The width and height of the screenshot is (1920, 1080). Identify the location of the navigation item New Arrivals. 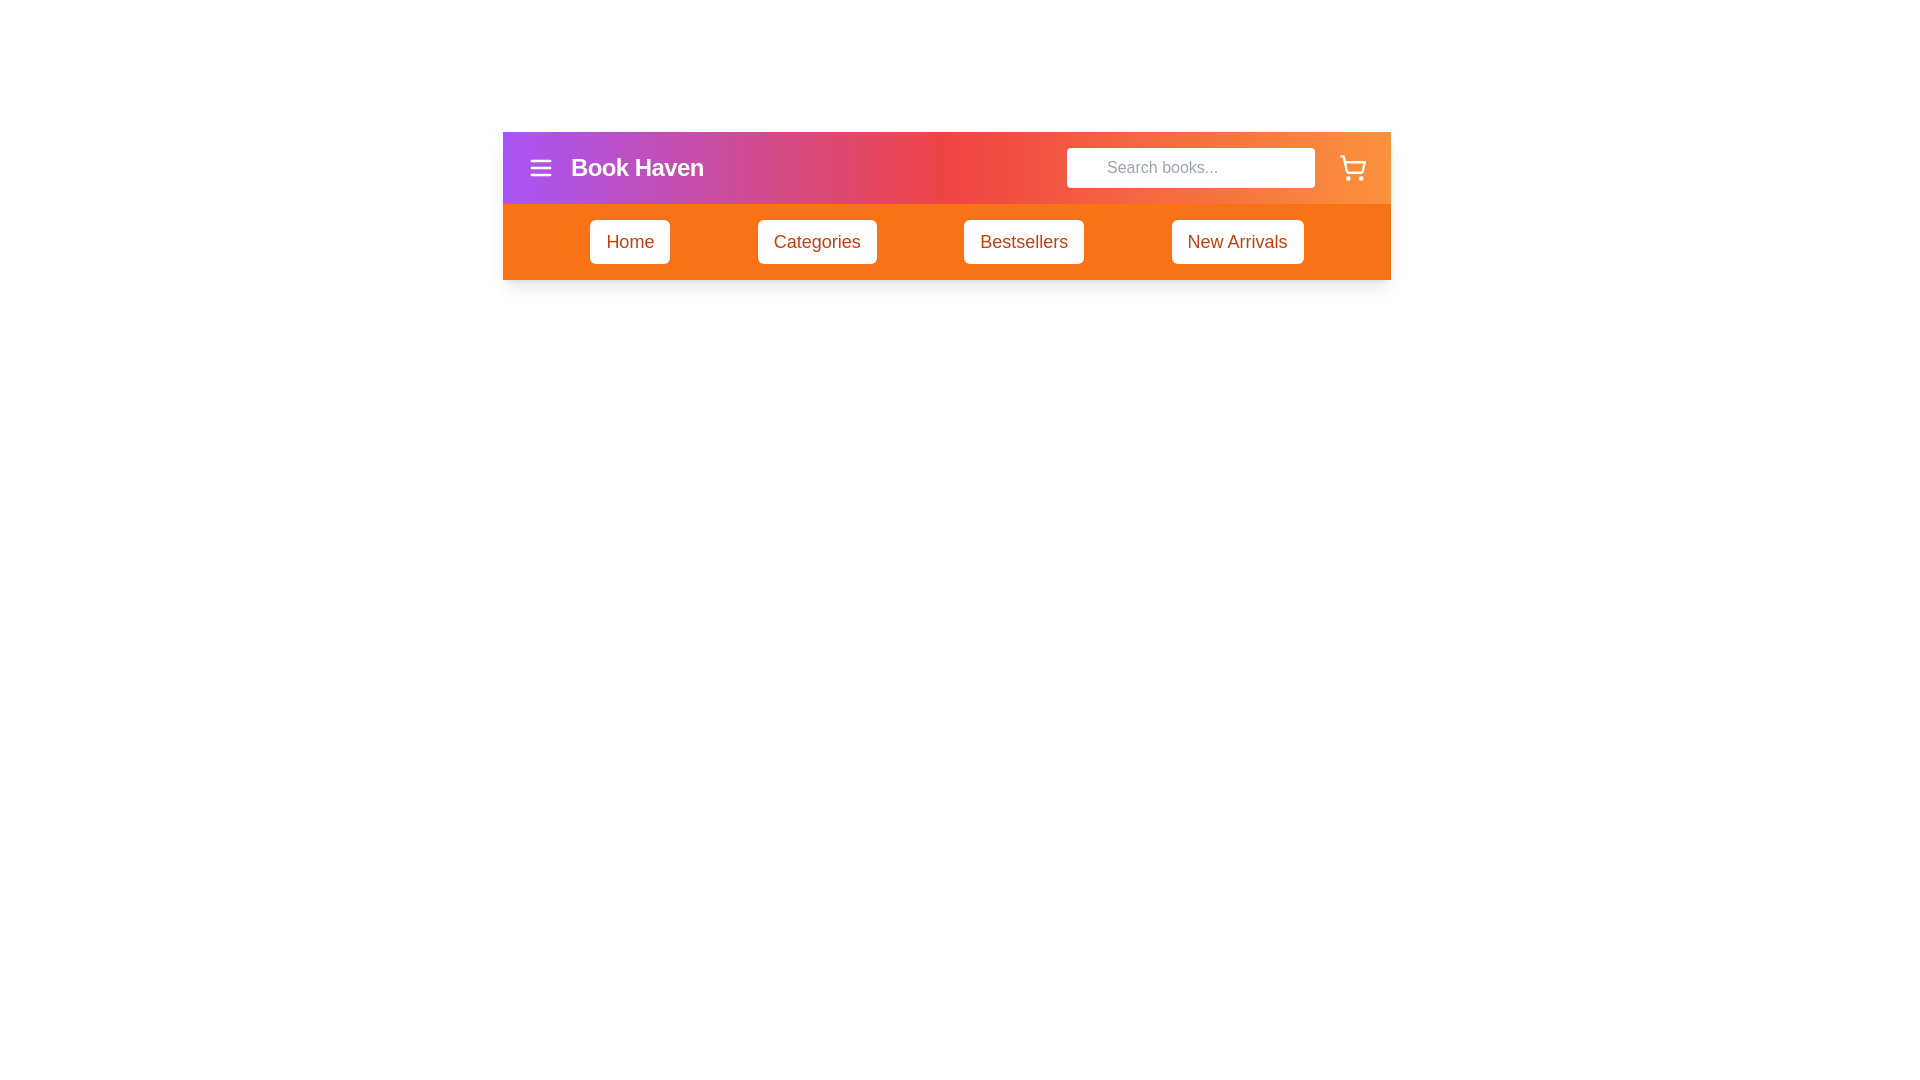
(1236, 241).